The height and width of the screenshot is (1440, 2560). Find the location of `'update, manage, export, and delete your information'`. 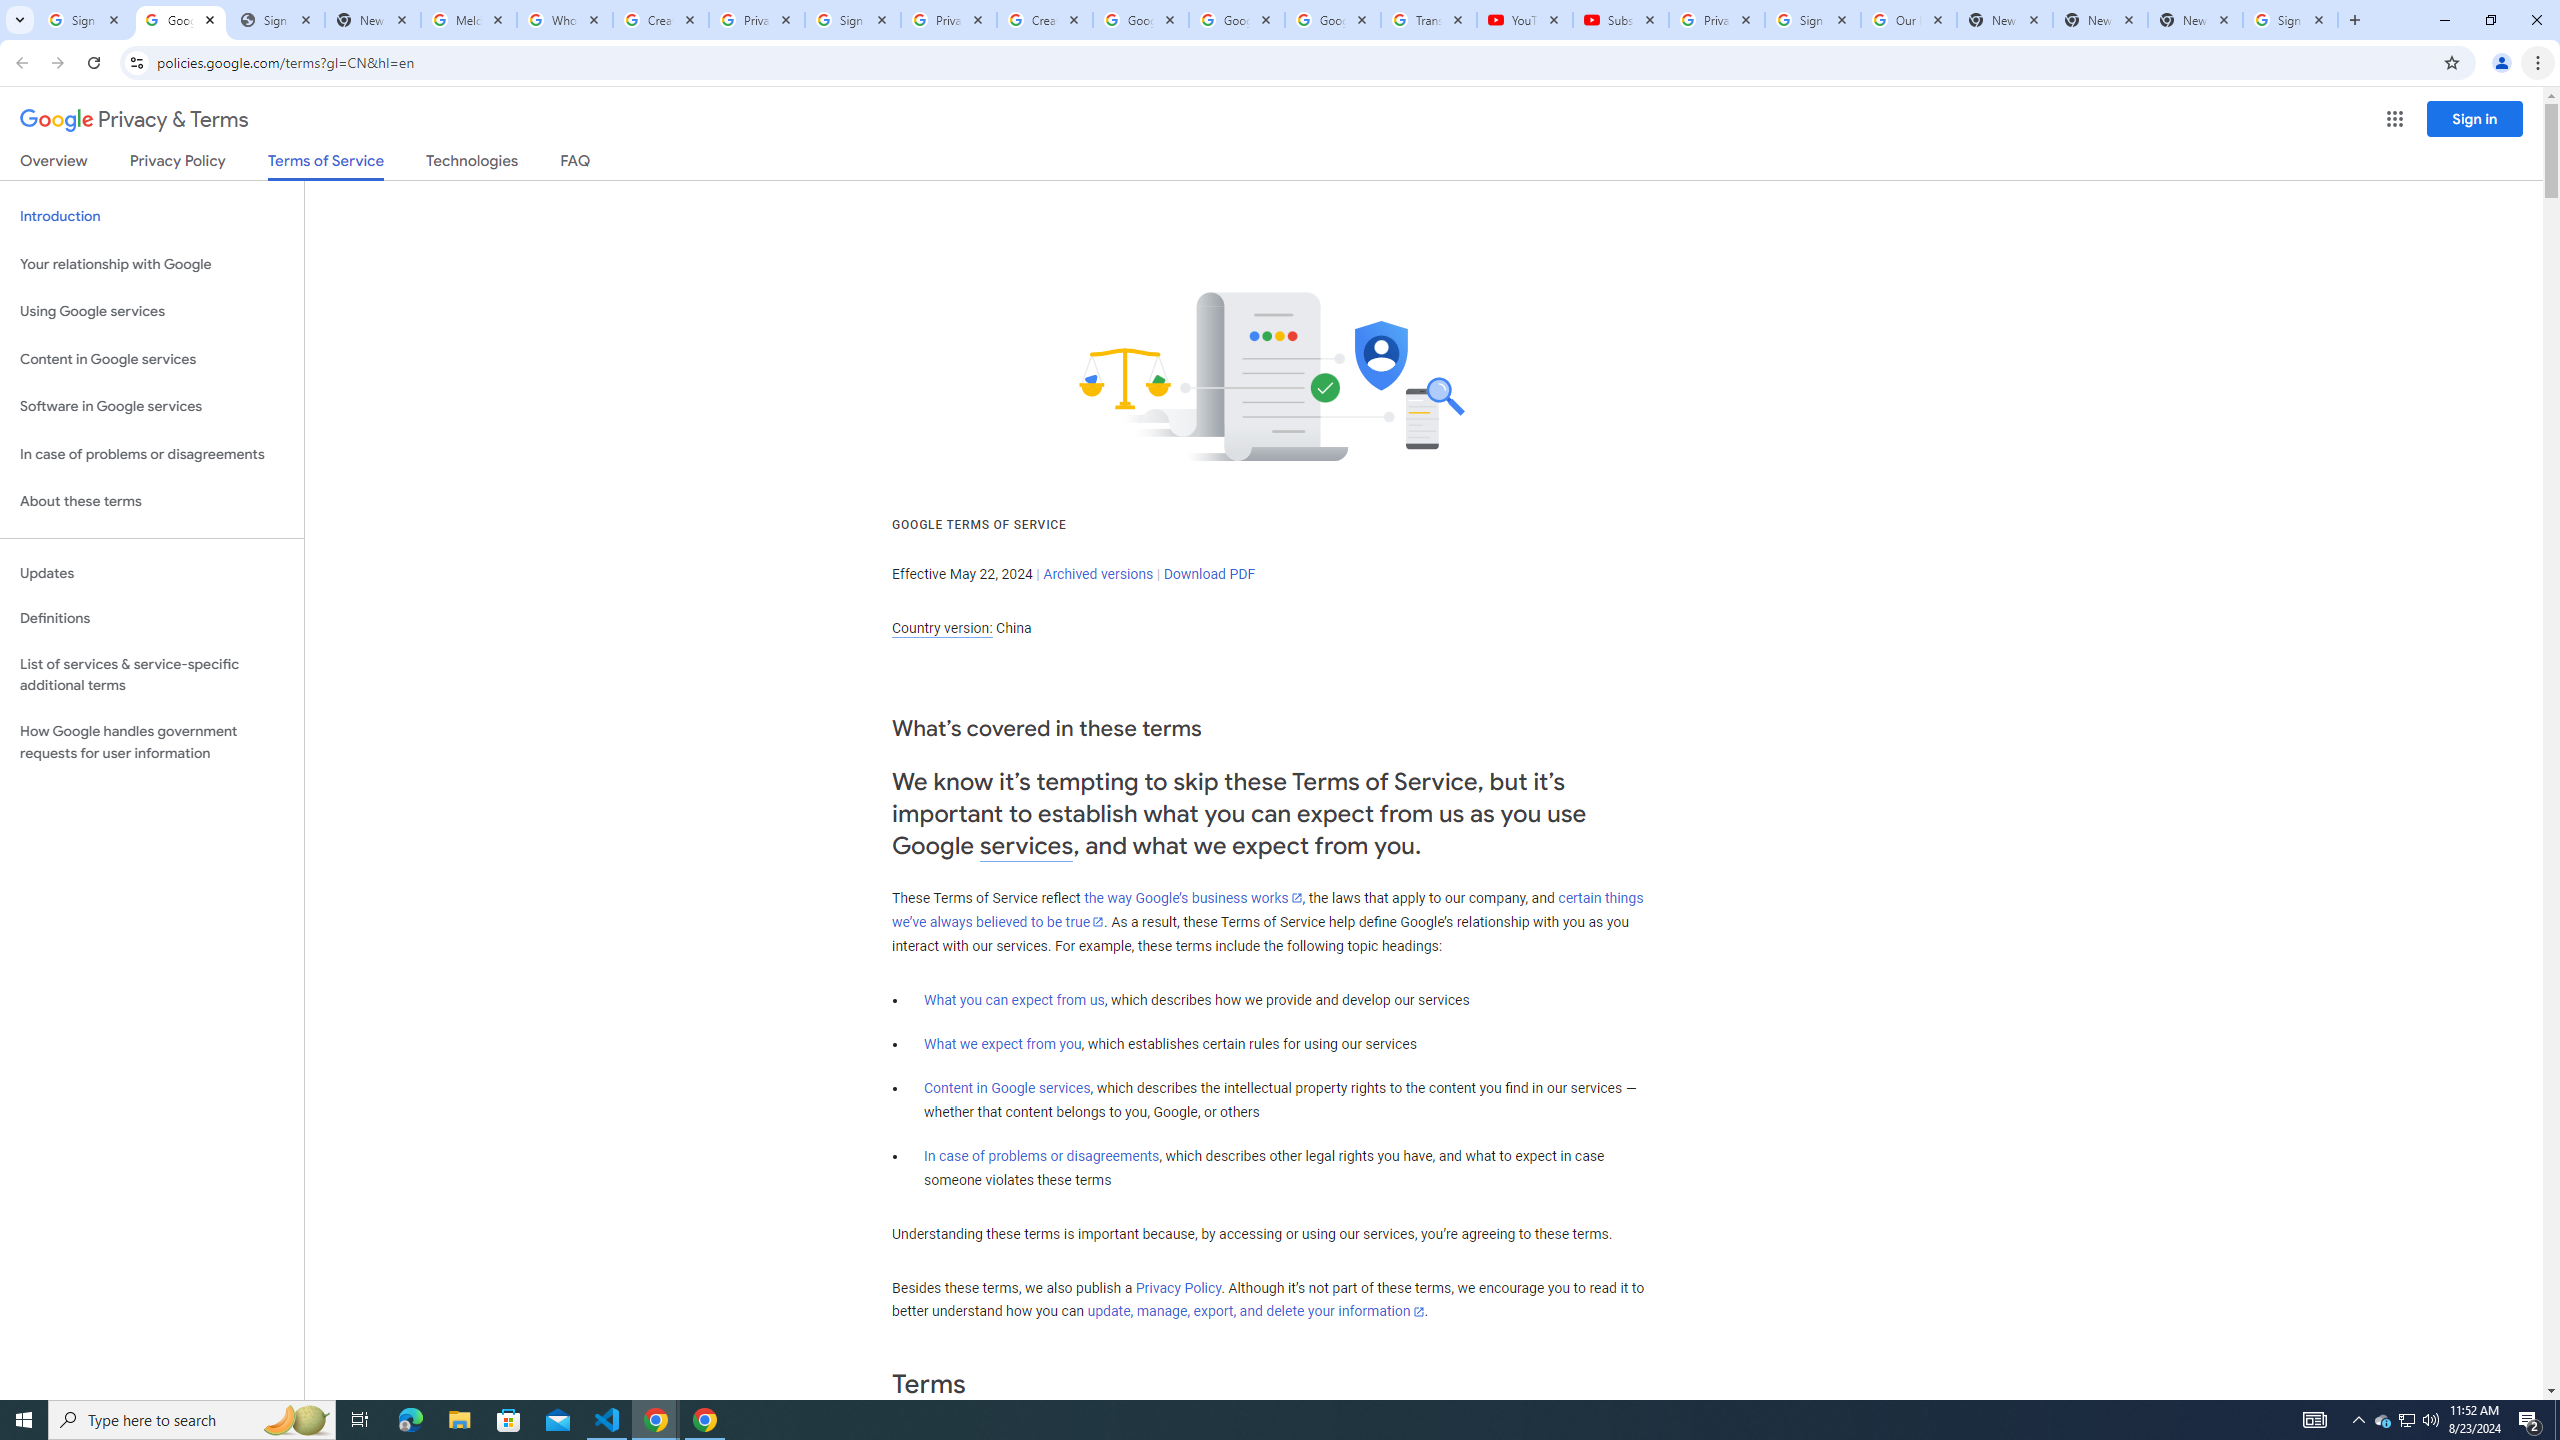

'update, manage, export, and delete your information' is located at coordinates (1255, 1310).